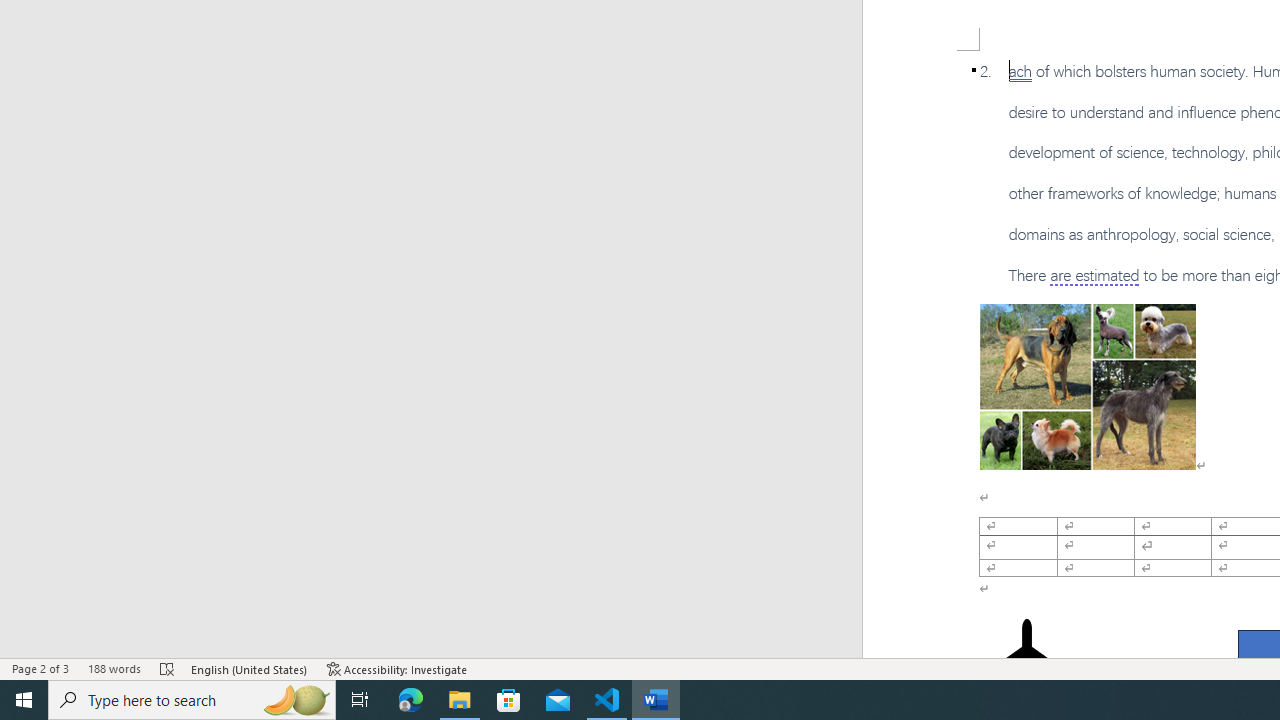 This screenshot has width=1280, height=720. Describe the element at coordinates (168, 669) in the screenshot. I see `'Spelling and Grammar Check Errors'` at that location.